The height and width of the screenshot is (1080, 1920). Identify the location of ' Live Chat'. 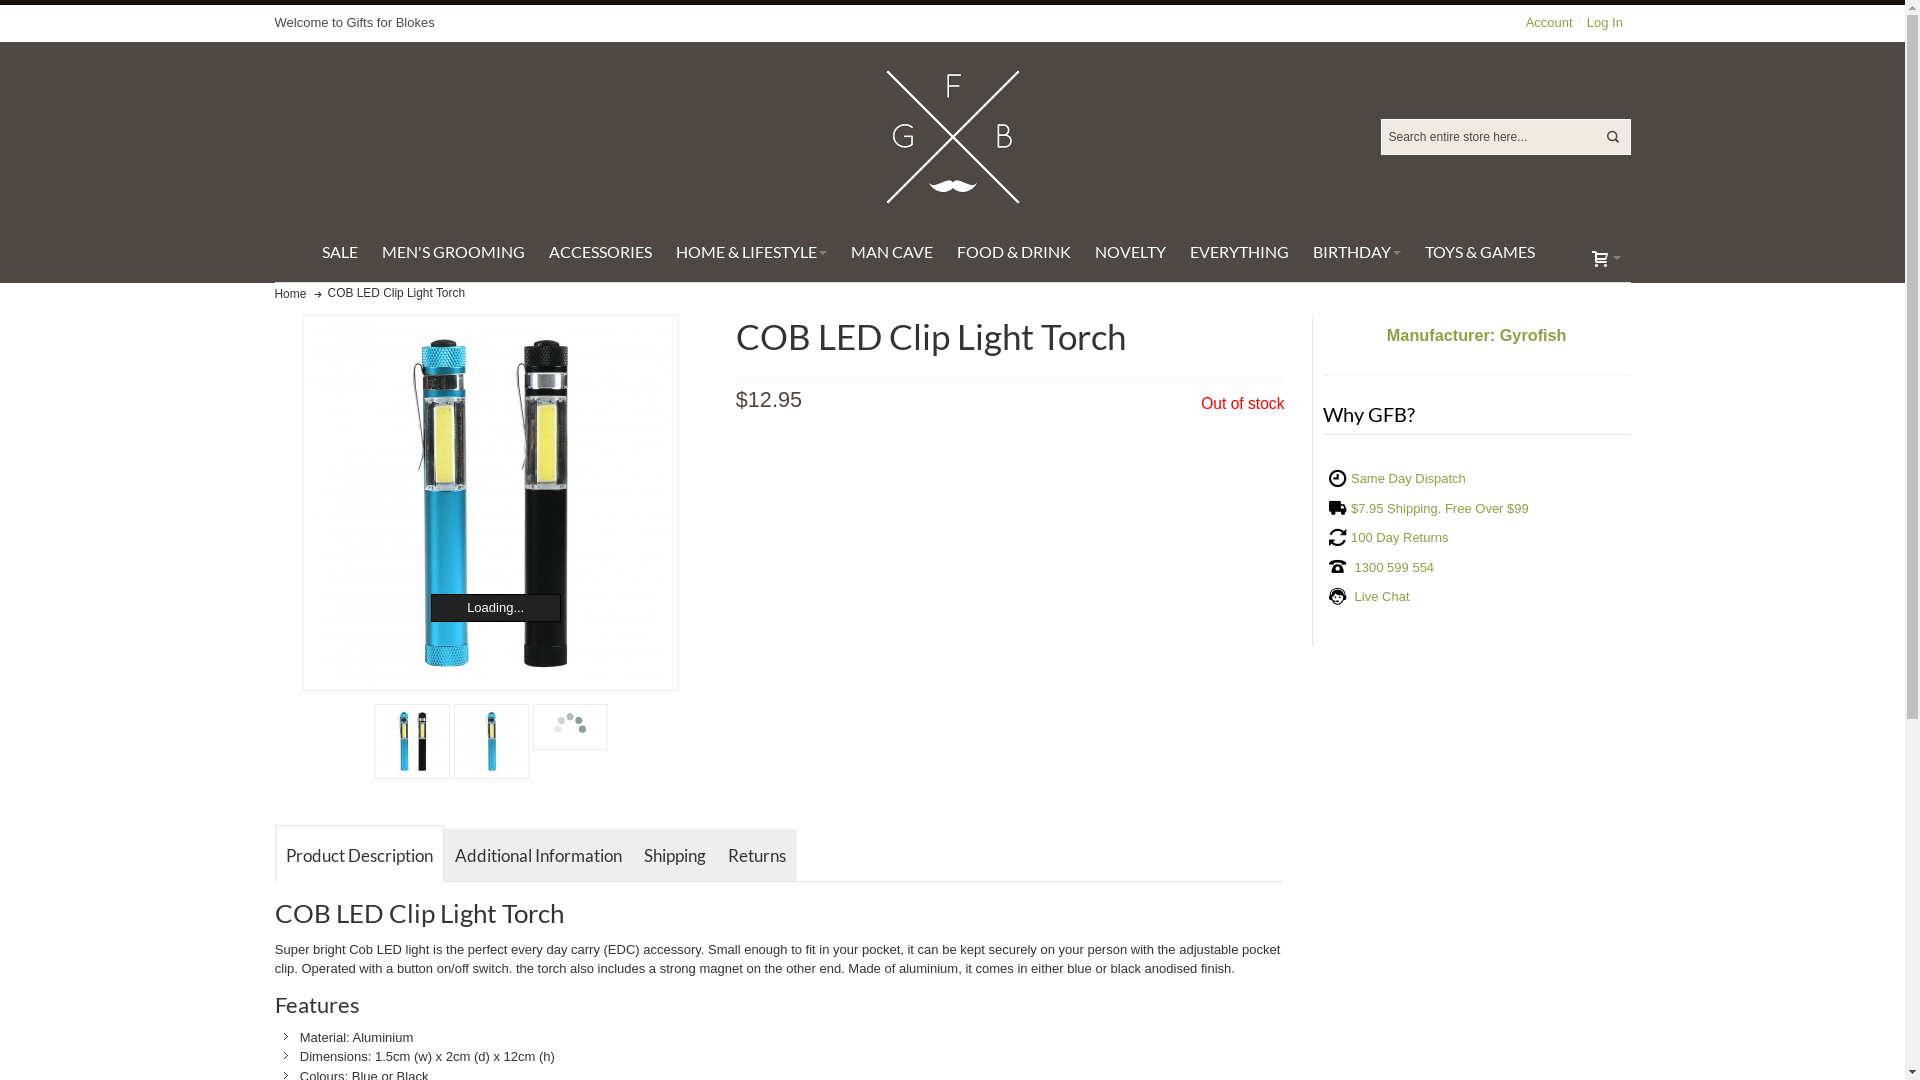
(1379, 595).